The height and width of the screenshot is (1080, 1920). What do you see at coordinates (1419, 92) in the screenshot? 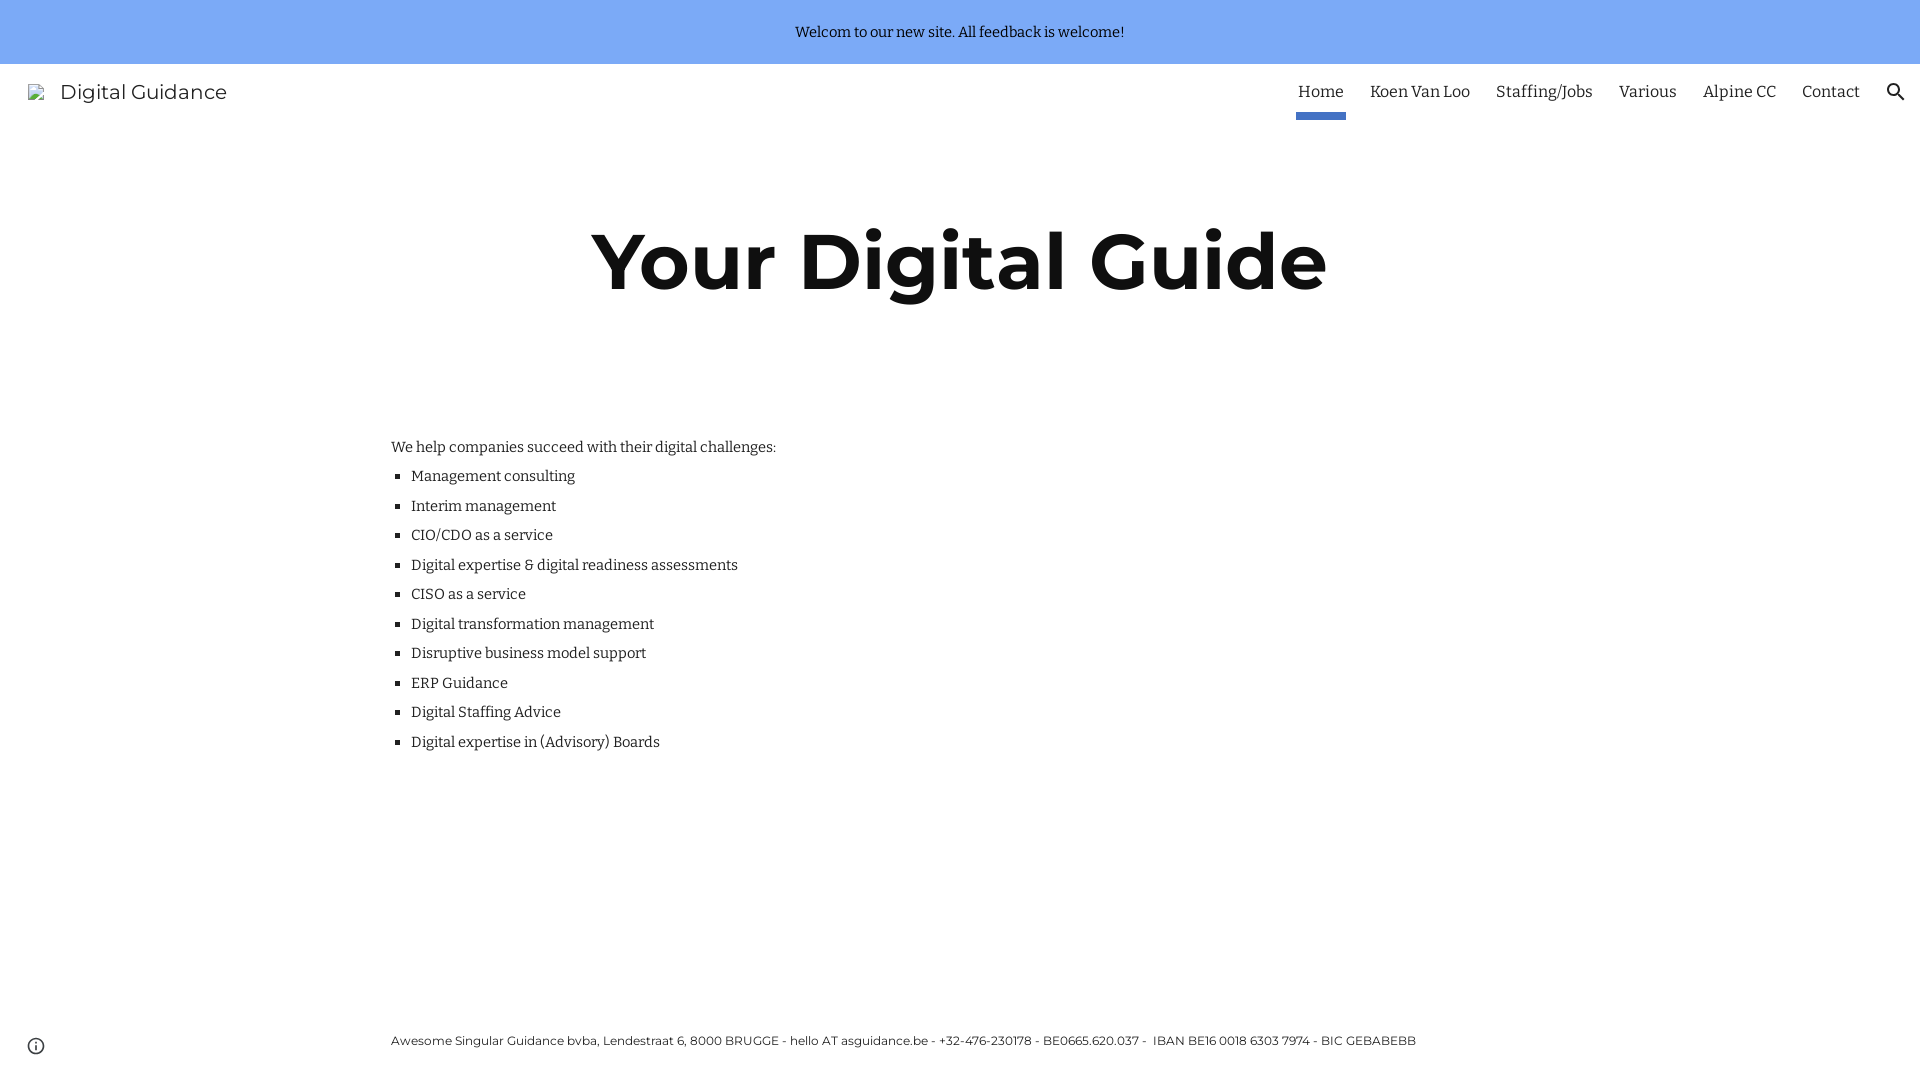
I see `'Koen Van Loo'` at bounding box center [1419, 92].